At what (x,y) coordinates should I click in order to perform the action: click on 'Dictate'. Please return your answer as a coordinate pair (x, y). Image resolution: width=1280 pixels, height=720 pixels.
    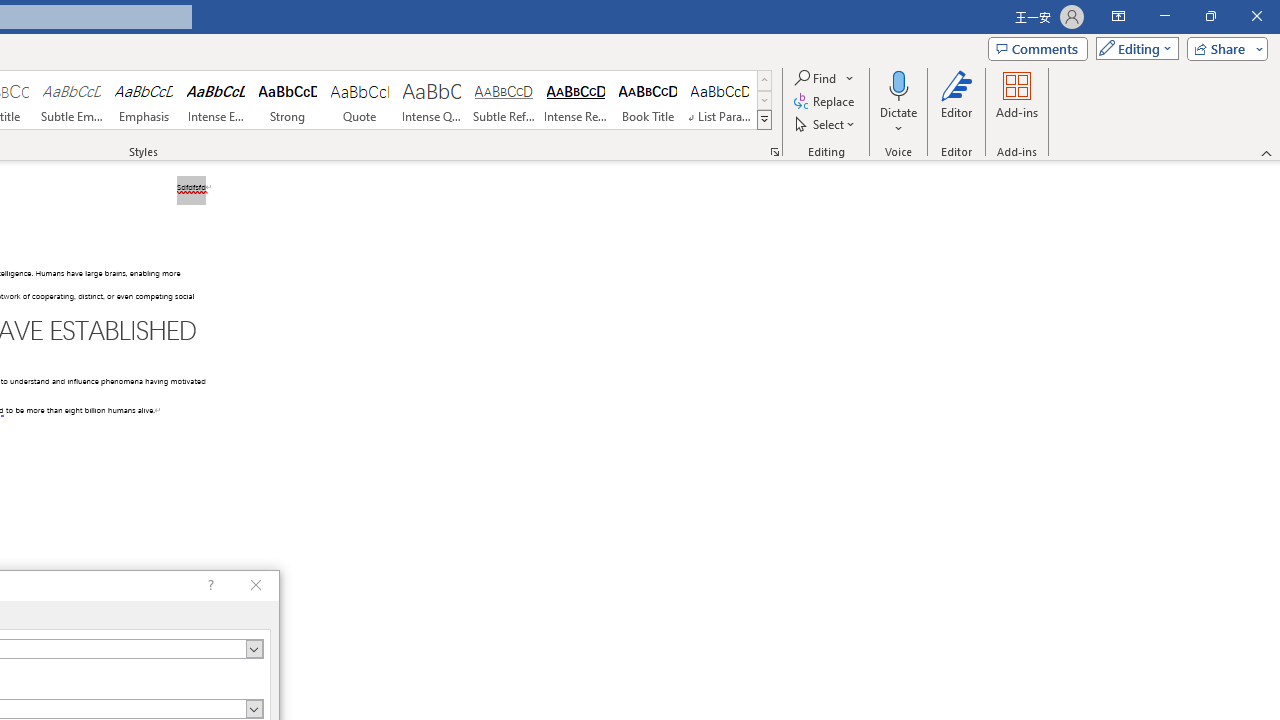
    Looking at the image, I should click on (898, 103).